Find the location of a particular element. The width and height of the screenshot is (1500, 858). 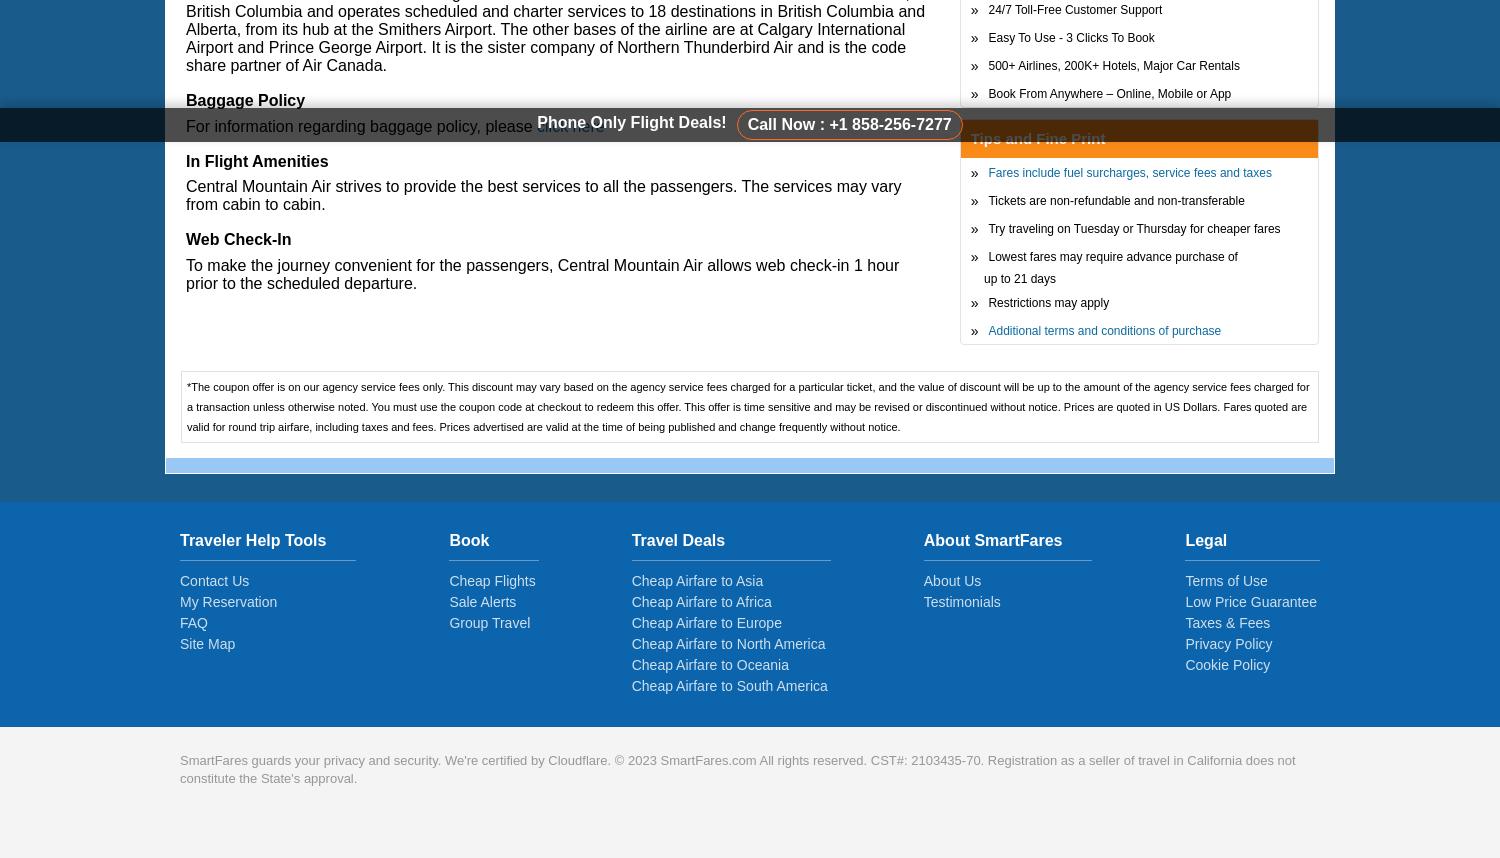

'Terms of Use' is located at coordinates (1224, 580).